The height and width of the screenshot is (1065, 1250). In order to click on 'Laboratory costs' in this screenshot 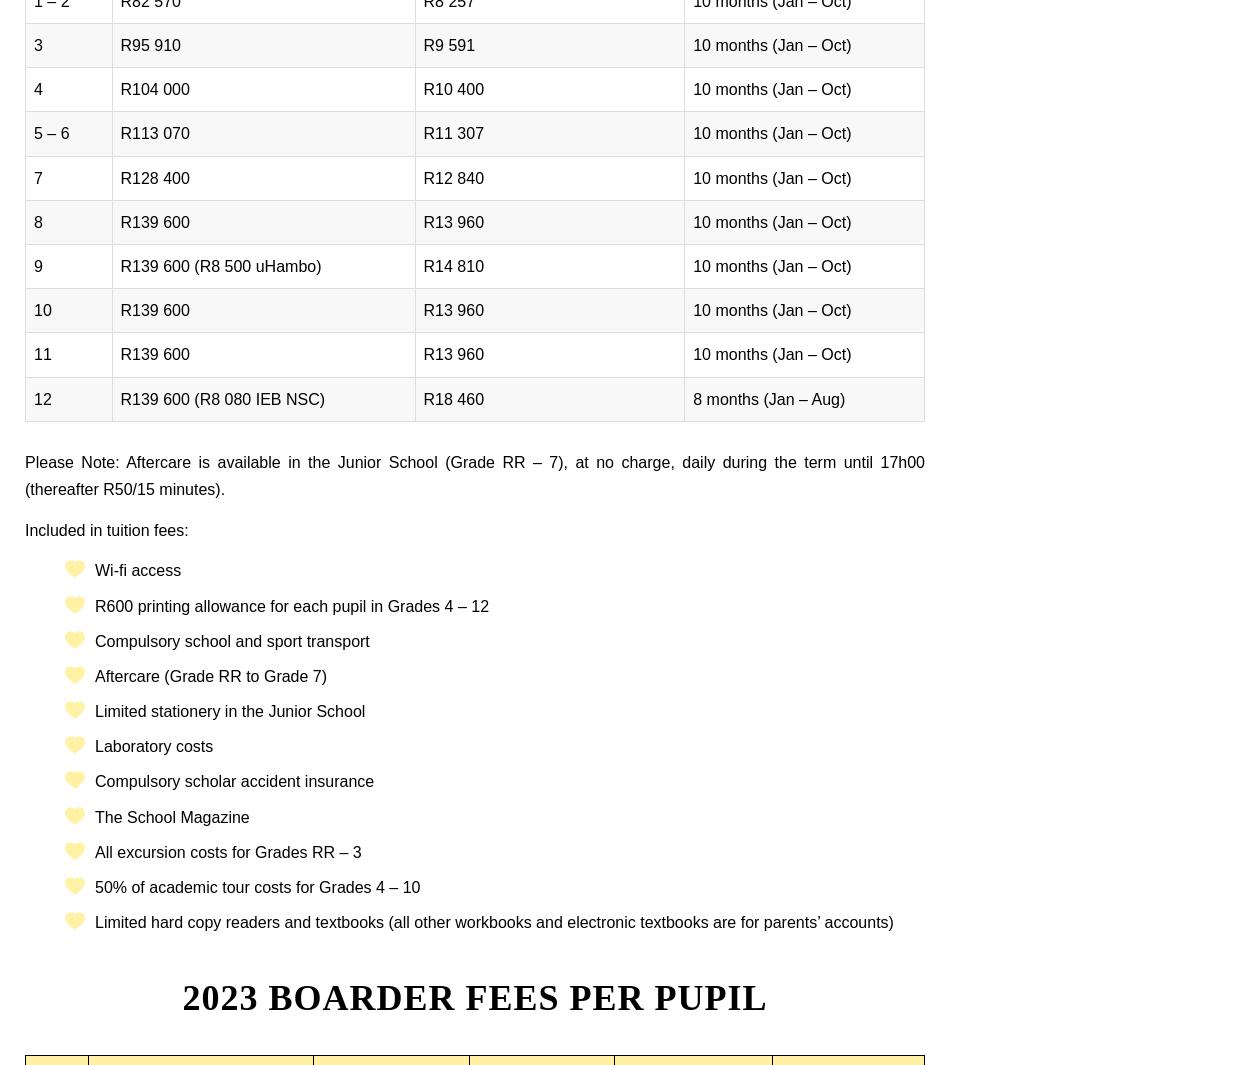, I will do `click(154, 746)`.